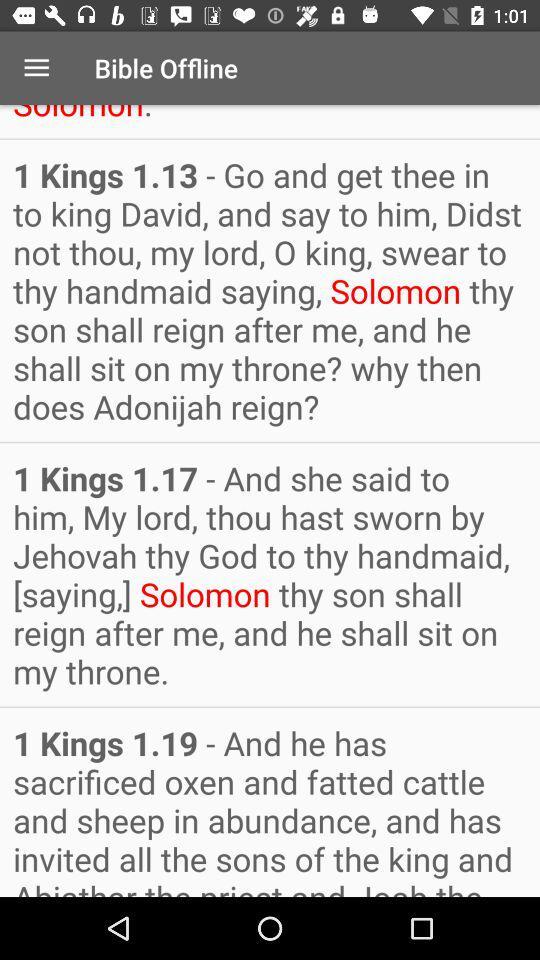 Image resolution: width=540 pixels, height=960 pixels. I want to click on the item to the left of the bible offline item, so click(36, 68).